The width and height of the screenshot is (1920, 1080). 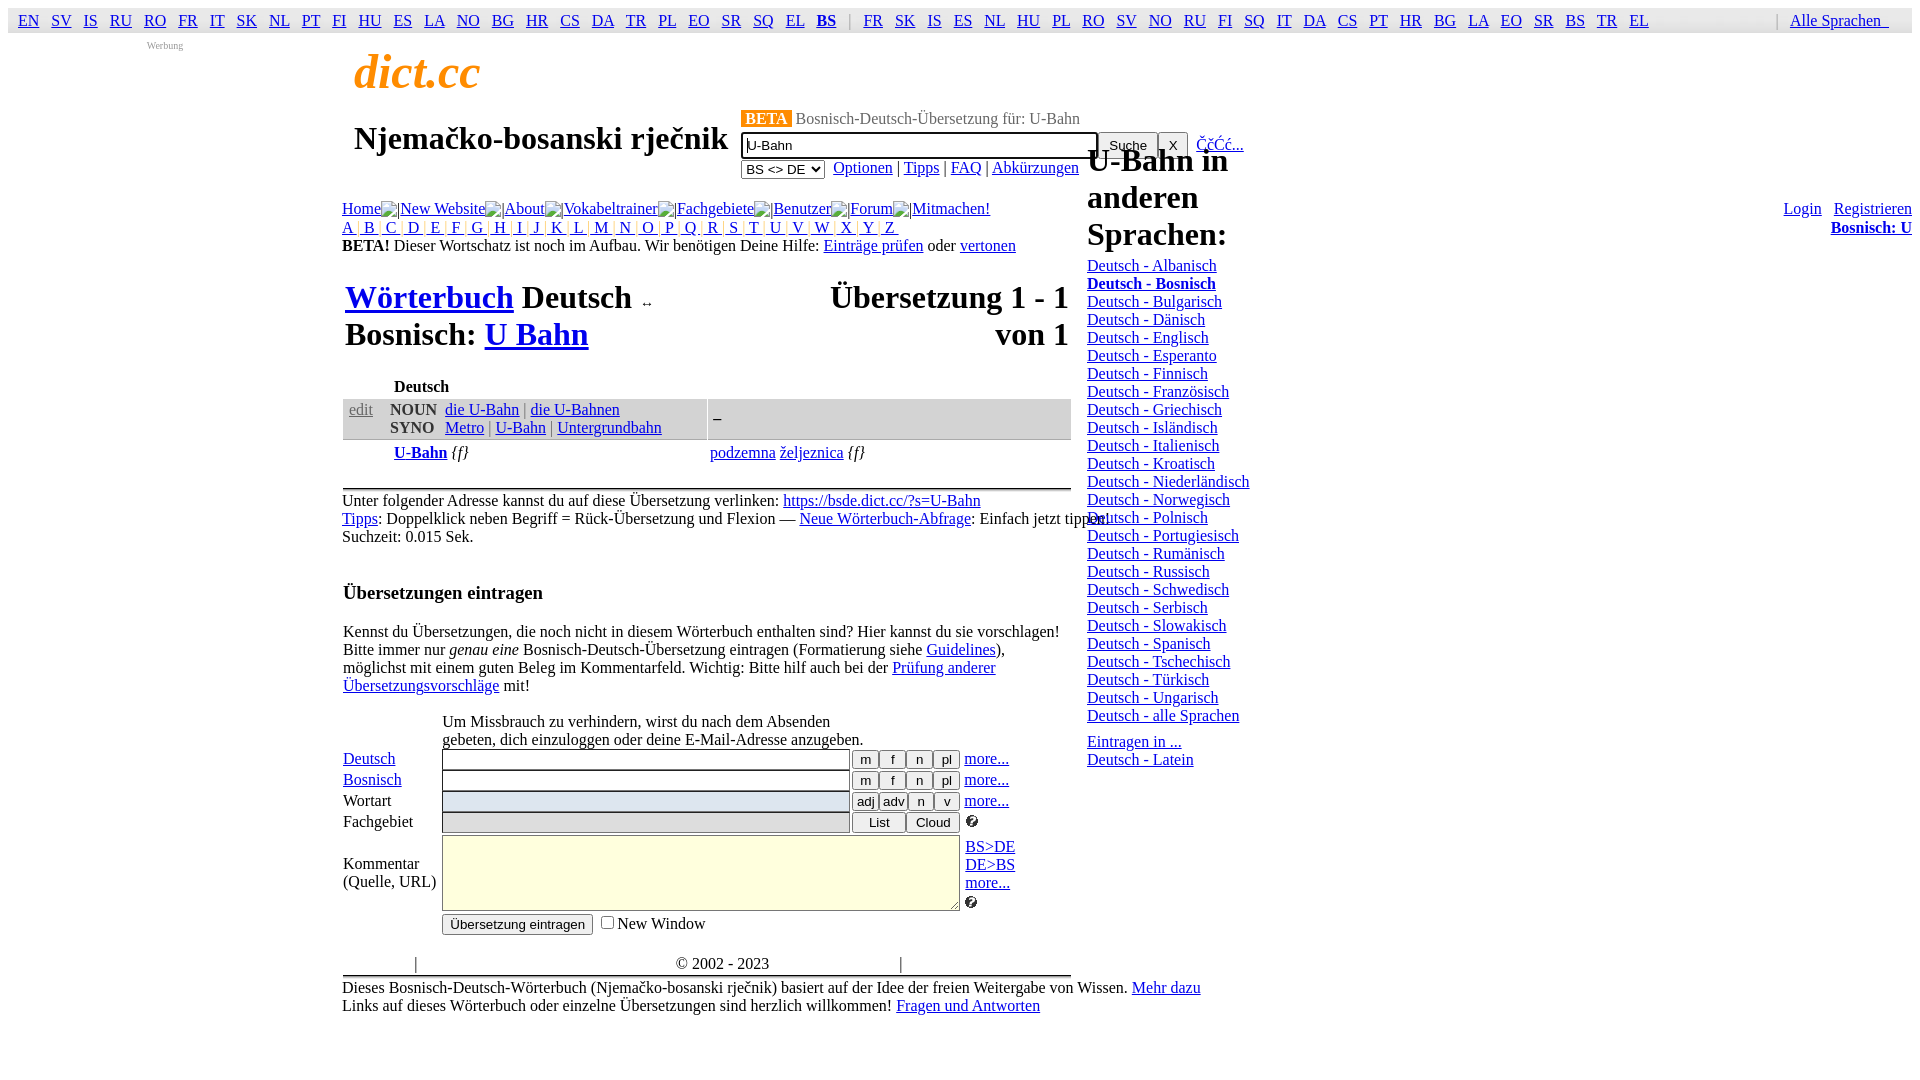 I want to click on 'Deutsch', so click(x=369, y=758).